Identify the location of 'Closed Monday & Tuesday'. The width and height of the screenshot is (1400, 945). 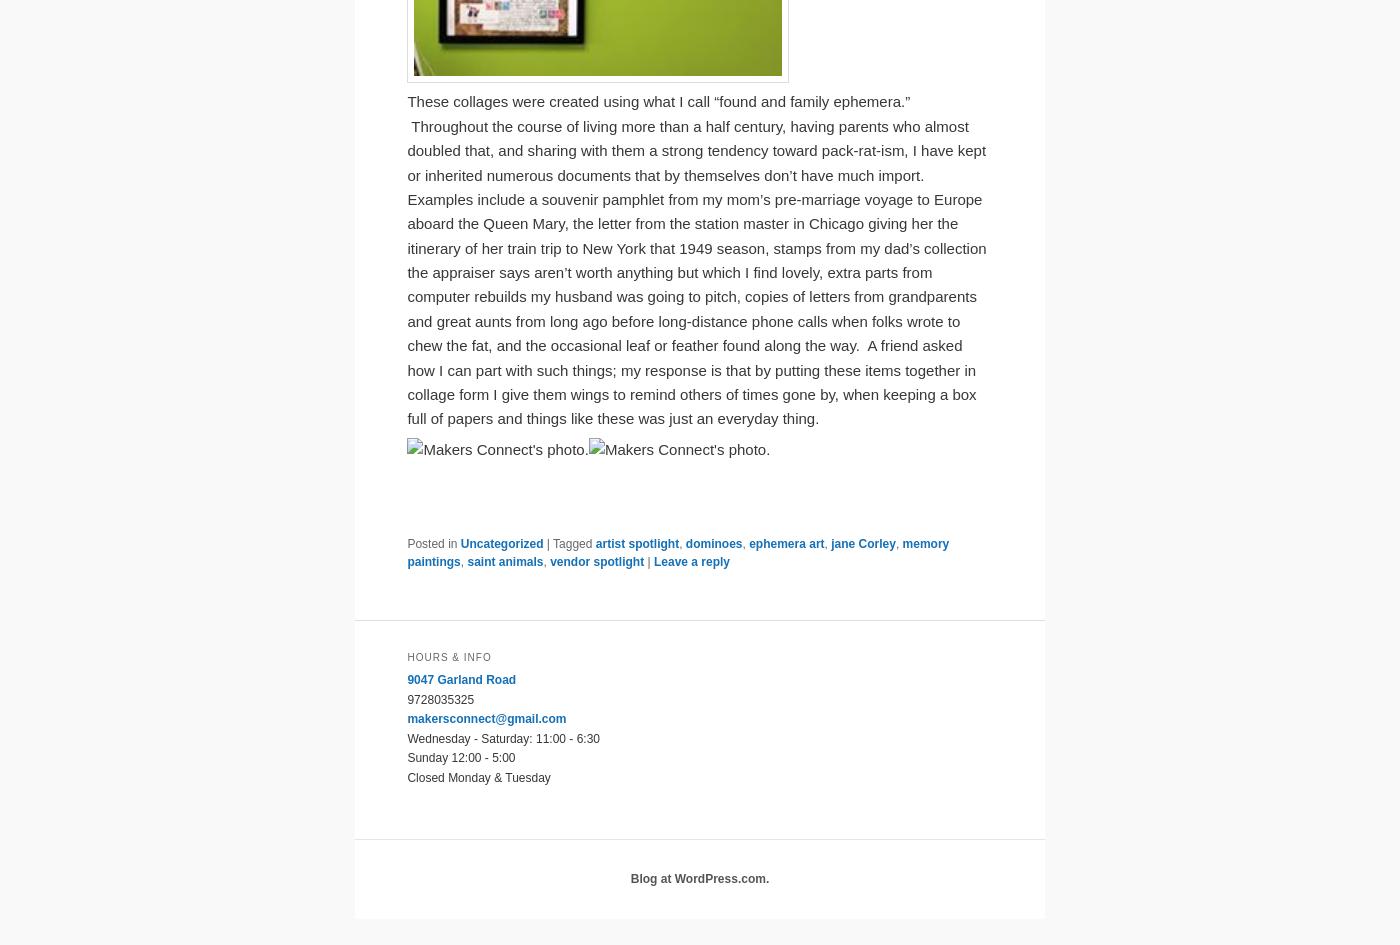
(478, 775).